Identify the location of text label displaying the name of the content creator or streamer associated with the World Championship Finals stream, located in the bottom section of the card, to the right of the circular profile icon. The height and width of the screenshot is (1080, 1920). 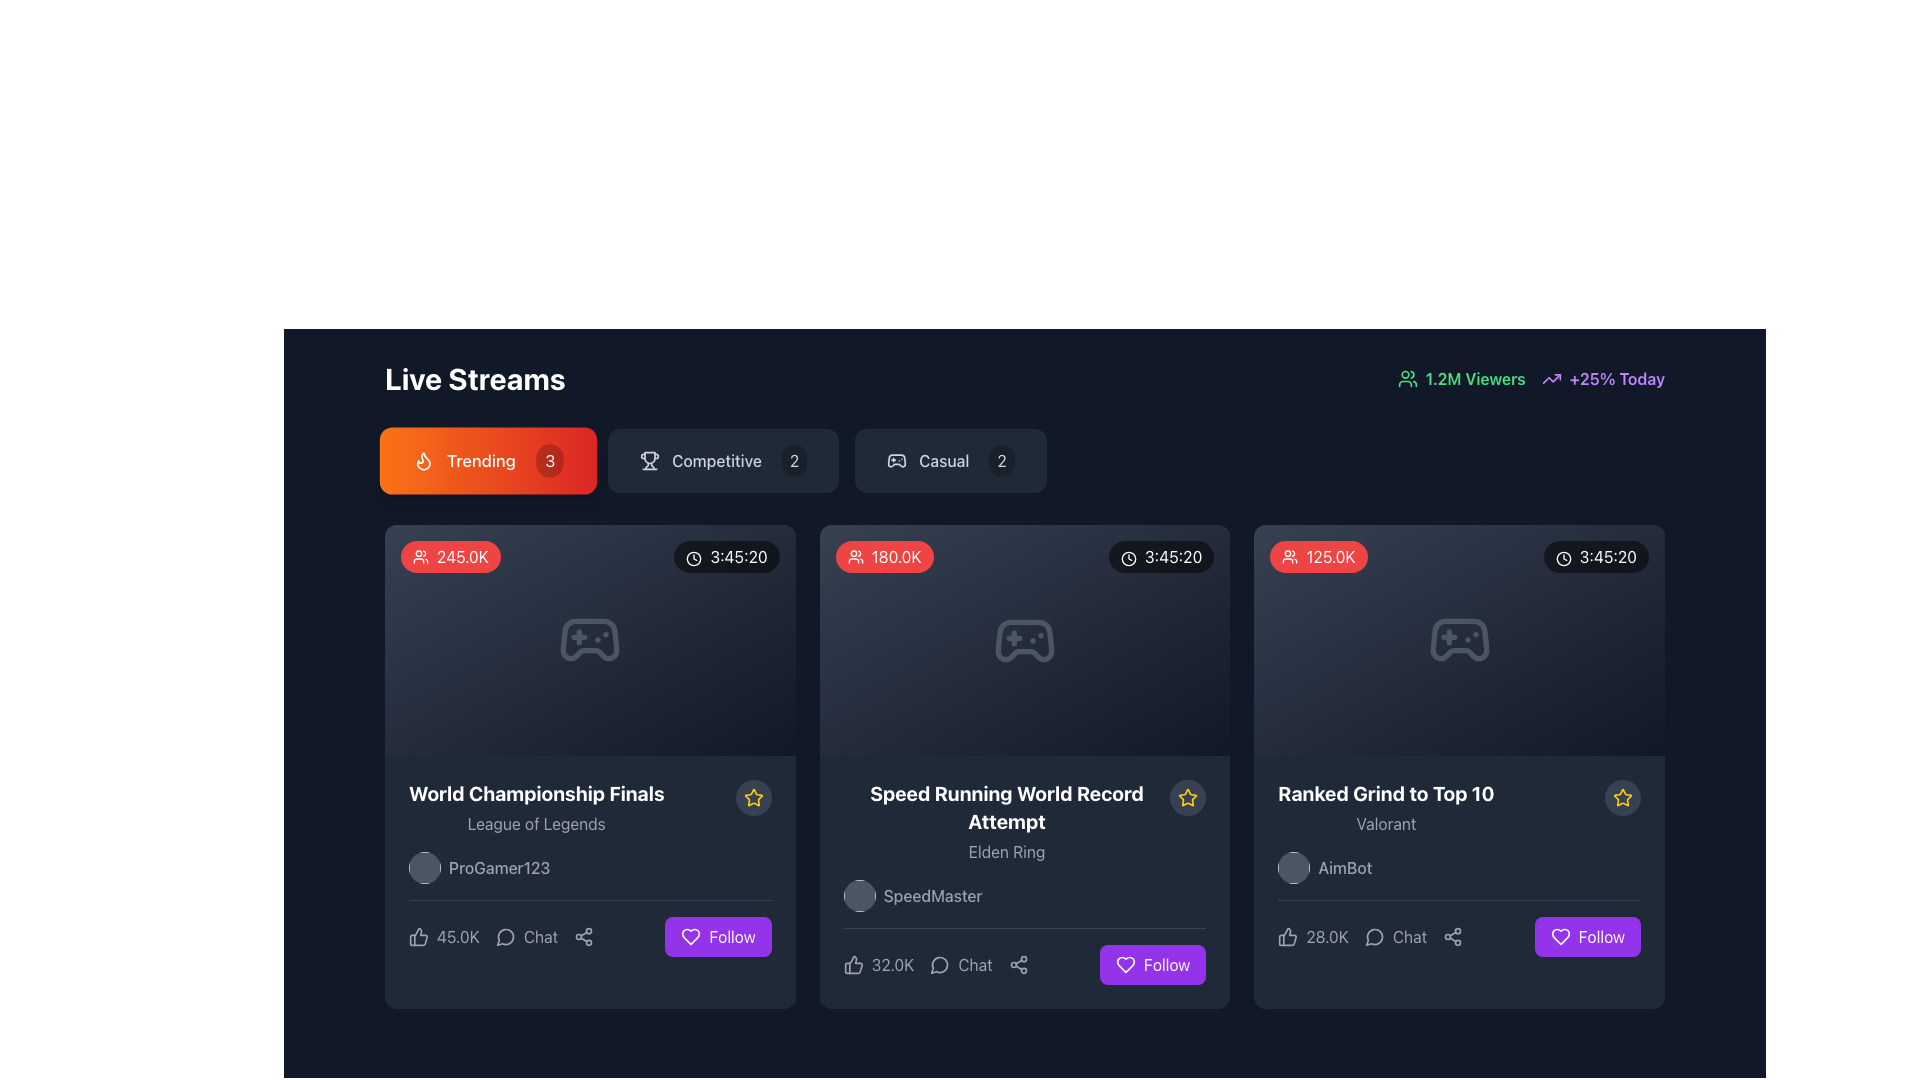
(499, 866).